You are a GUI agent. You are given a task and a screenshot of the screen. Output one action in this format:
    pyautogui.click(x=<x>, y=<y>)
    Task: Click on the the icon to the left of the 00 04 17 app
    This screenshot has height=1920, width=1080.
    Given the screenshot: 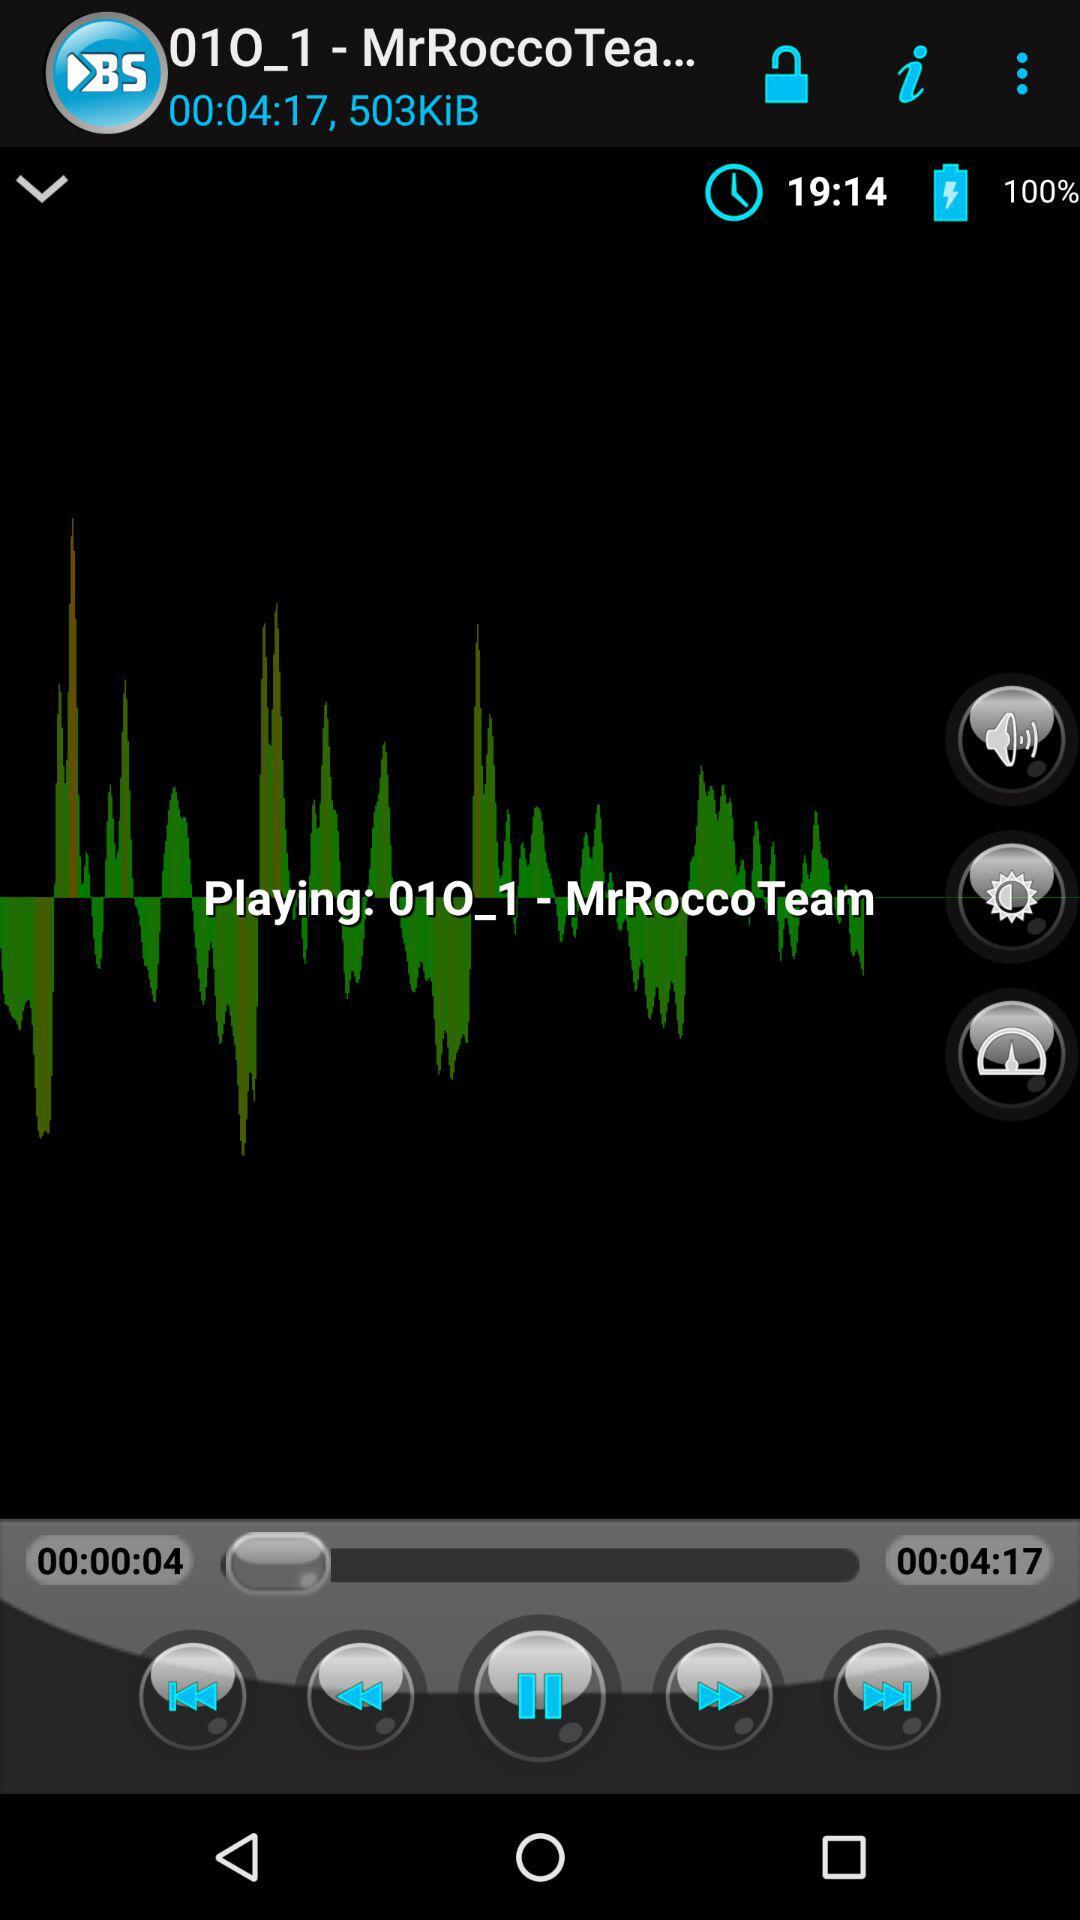 What is the action you would take?
    pyautogui.click(x=42, y=188)
    